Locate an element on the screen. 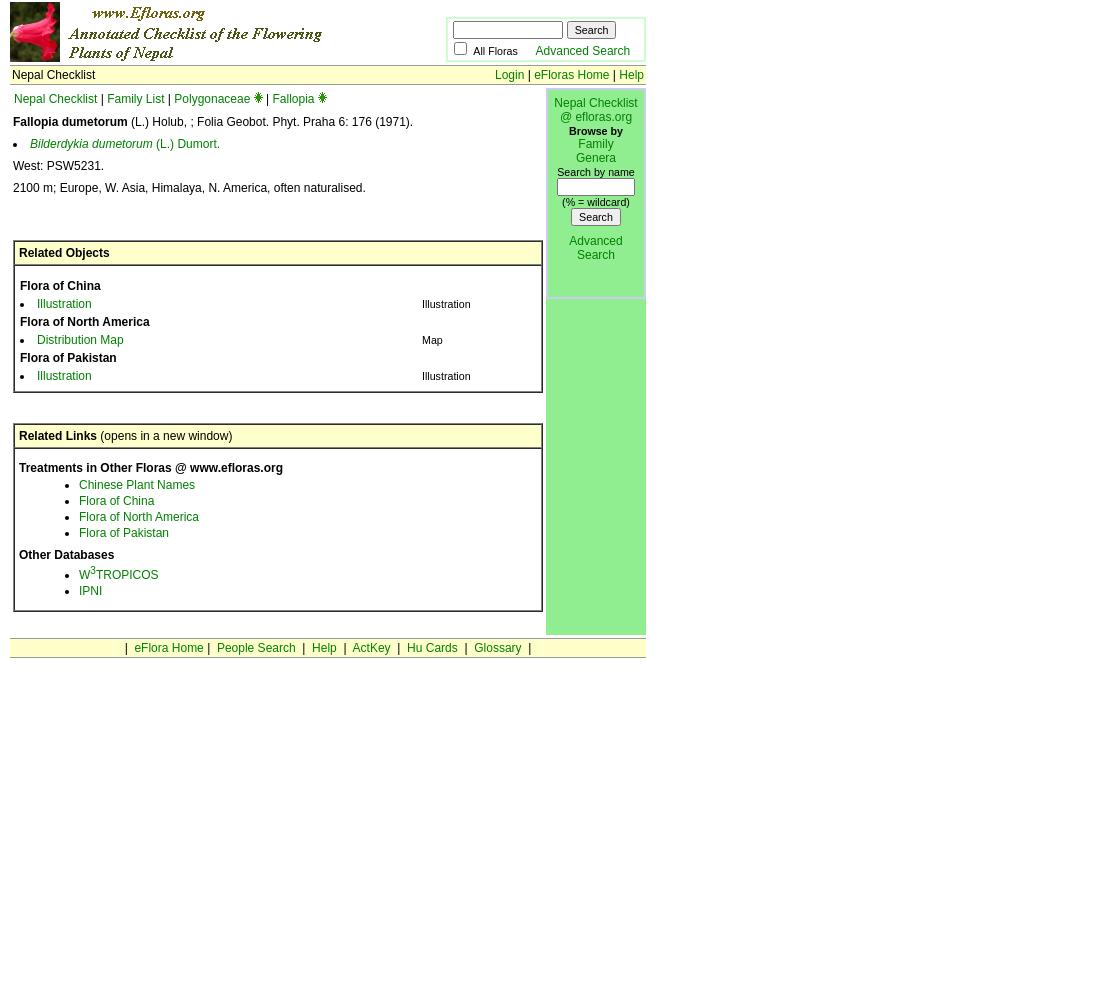  '2100 m; Europe, W. Asia, Himalaya, N. America, often naturalised.' is located at coordinates (11, 188).